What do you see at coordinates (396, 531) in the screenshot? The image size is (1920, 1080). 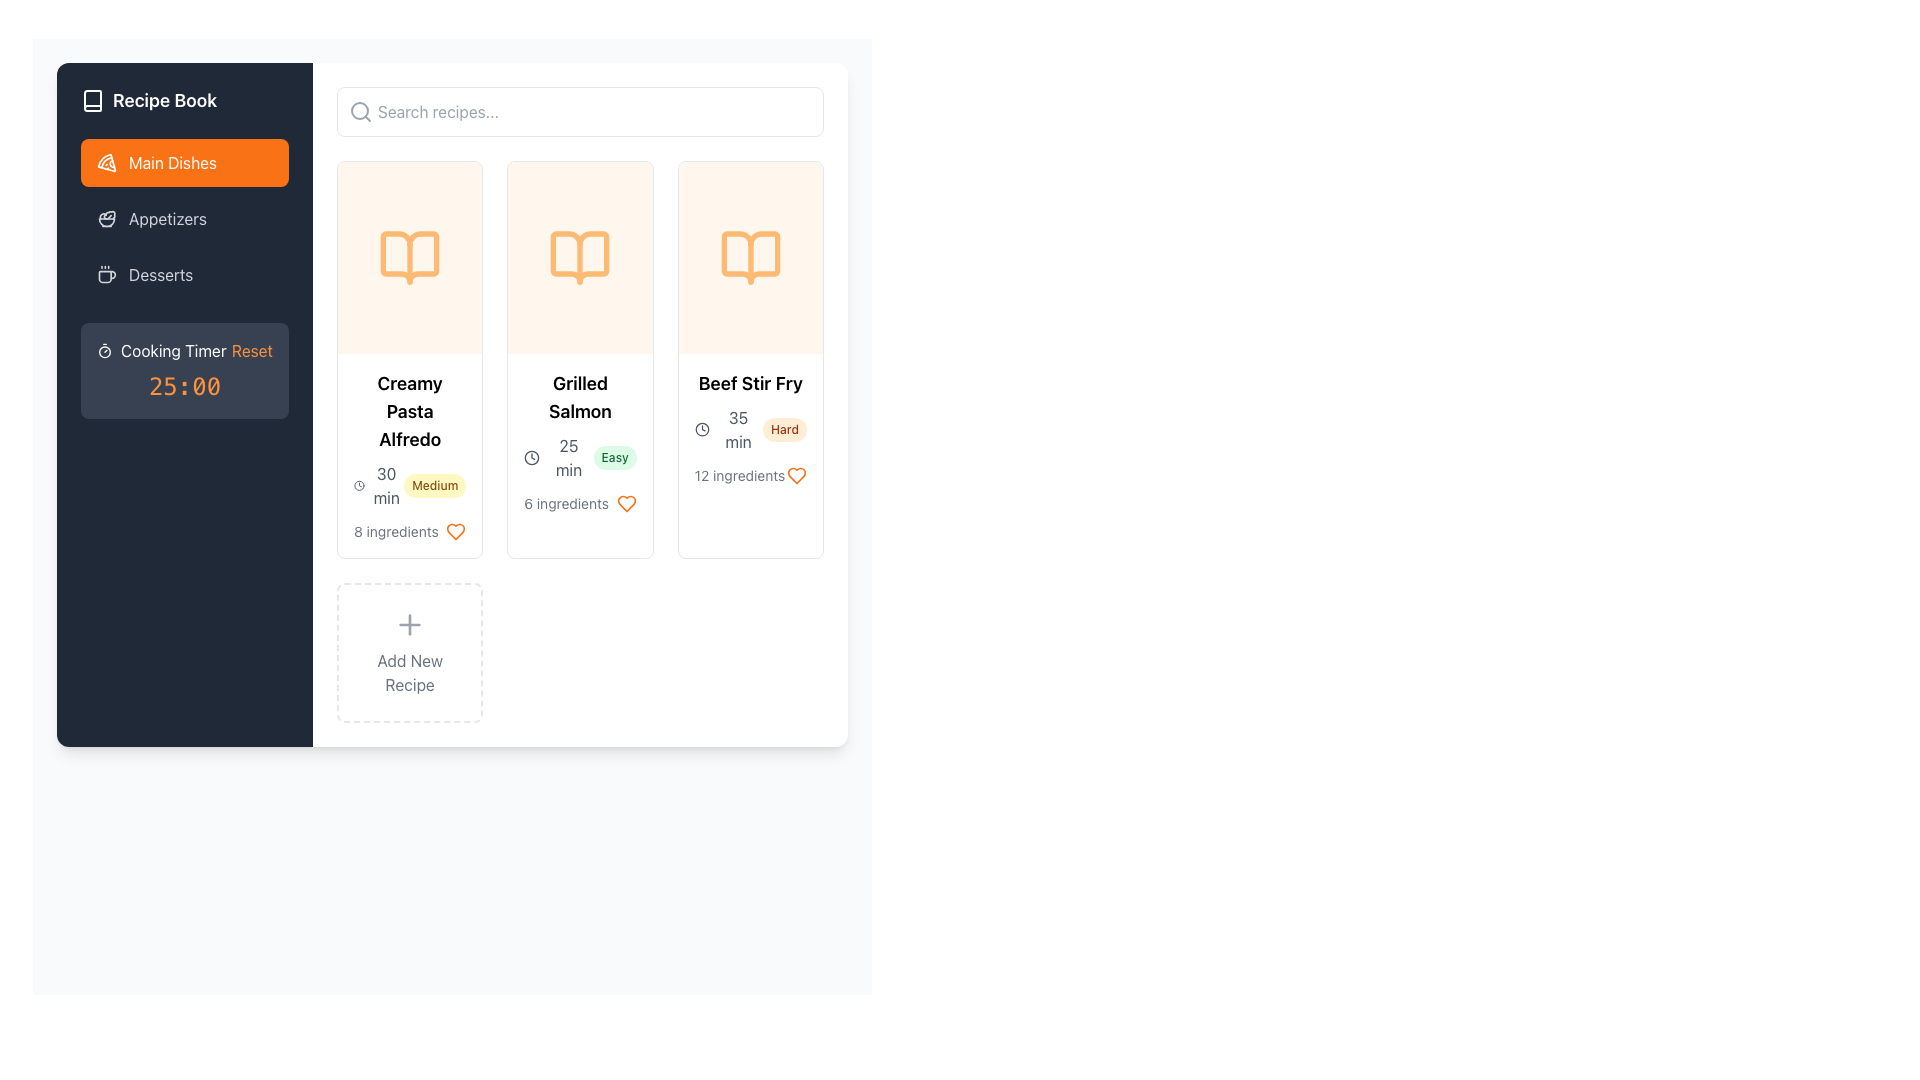 I see `the text label displaying '8 ingredients', which is styled in gray and located at the bottom-left corner of the third recipe card` at bounding box center [396, 531].